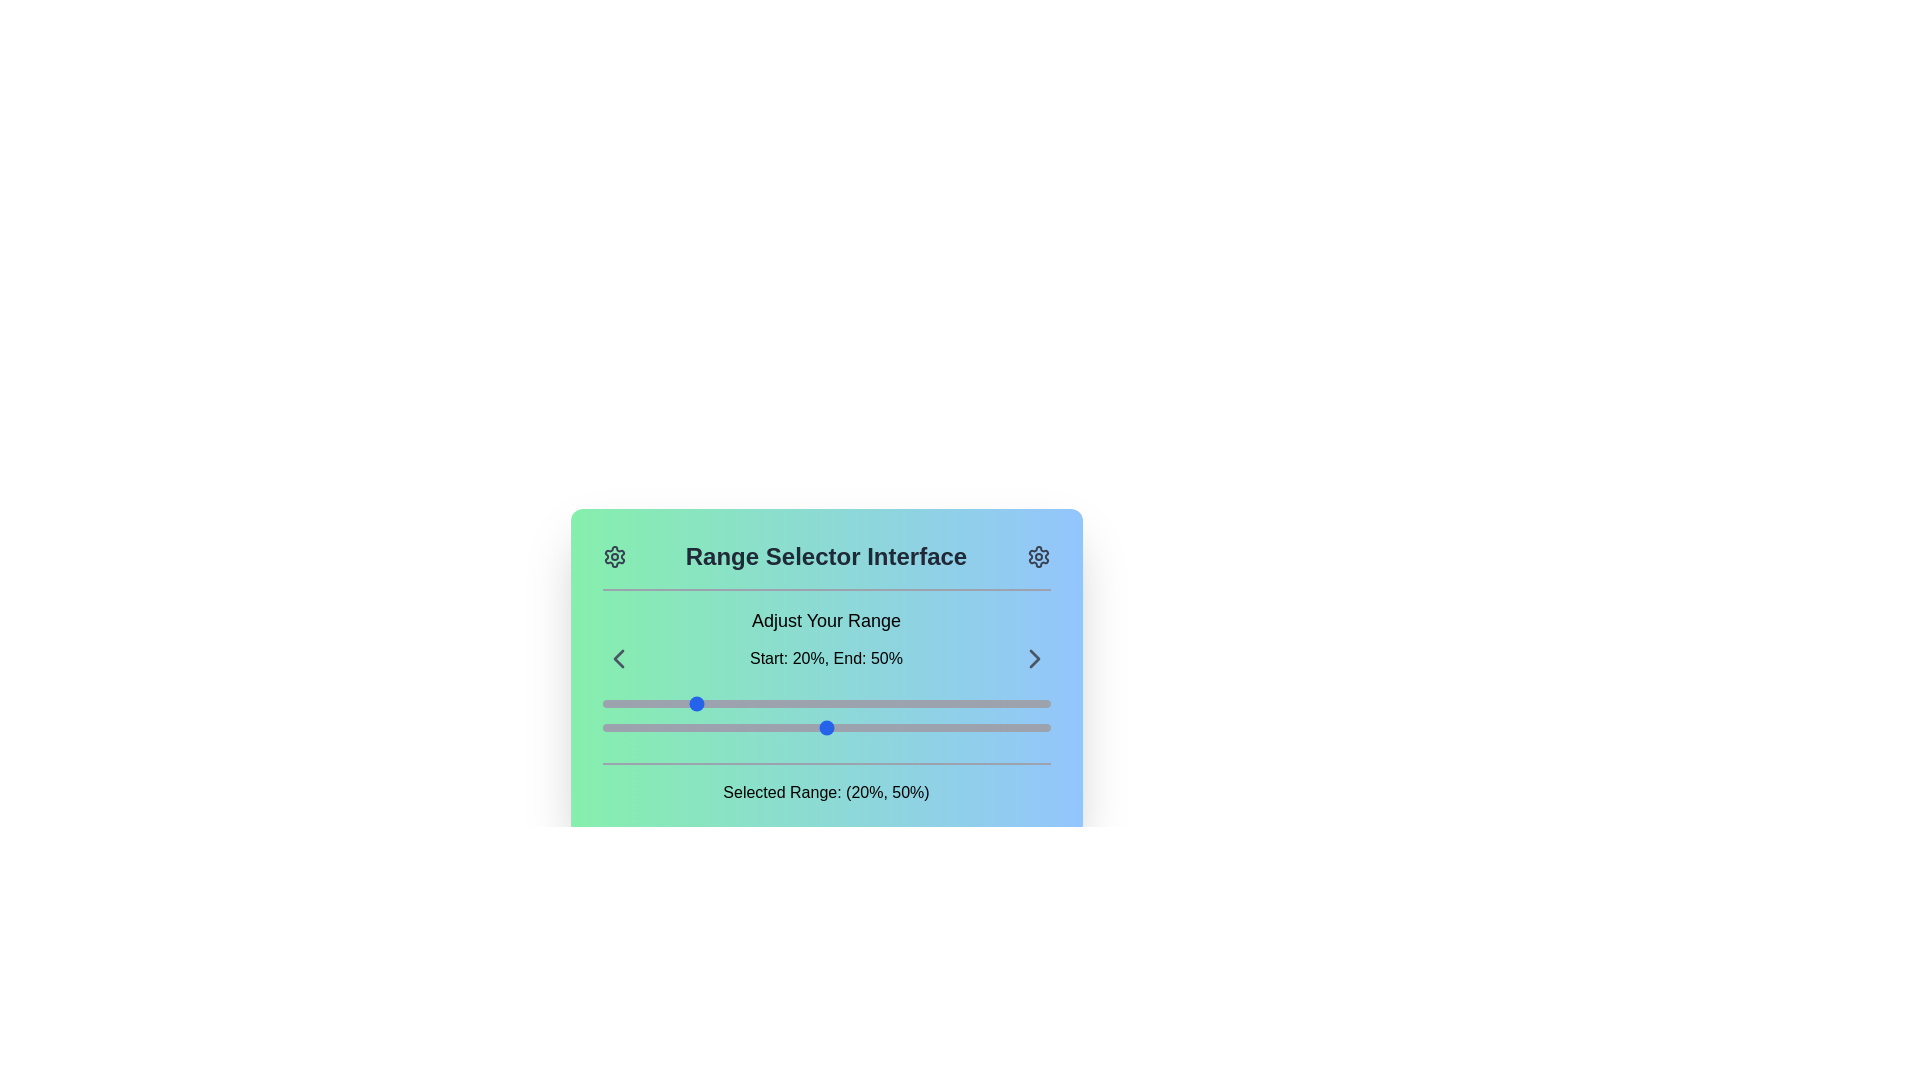 This screenshot has width=1920, height=1080. I want to click on the slider, so click(794, 703).